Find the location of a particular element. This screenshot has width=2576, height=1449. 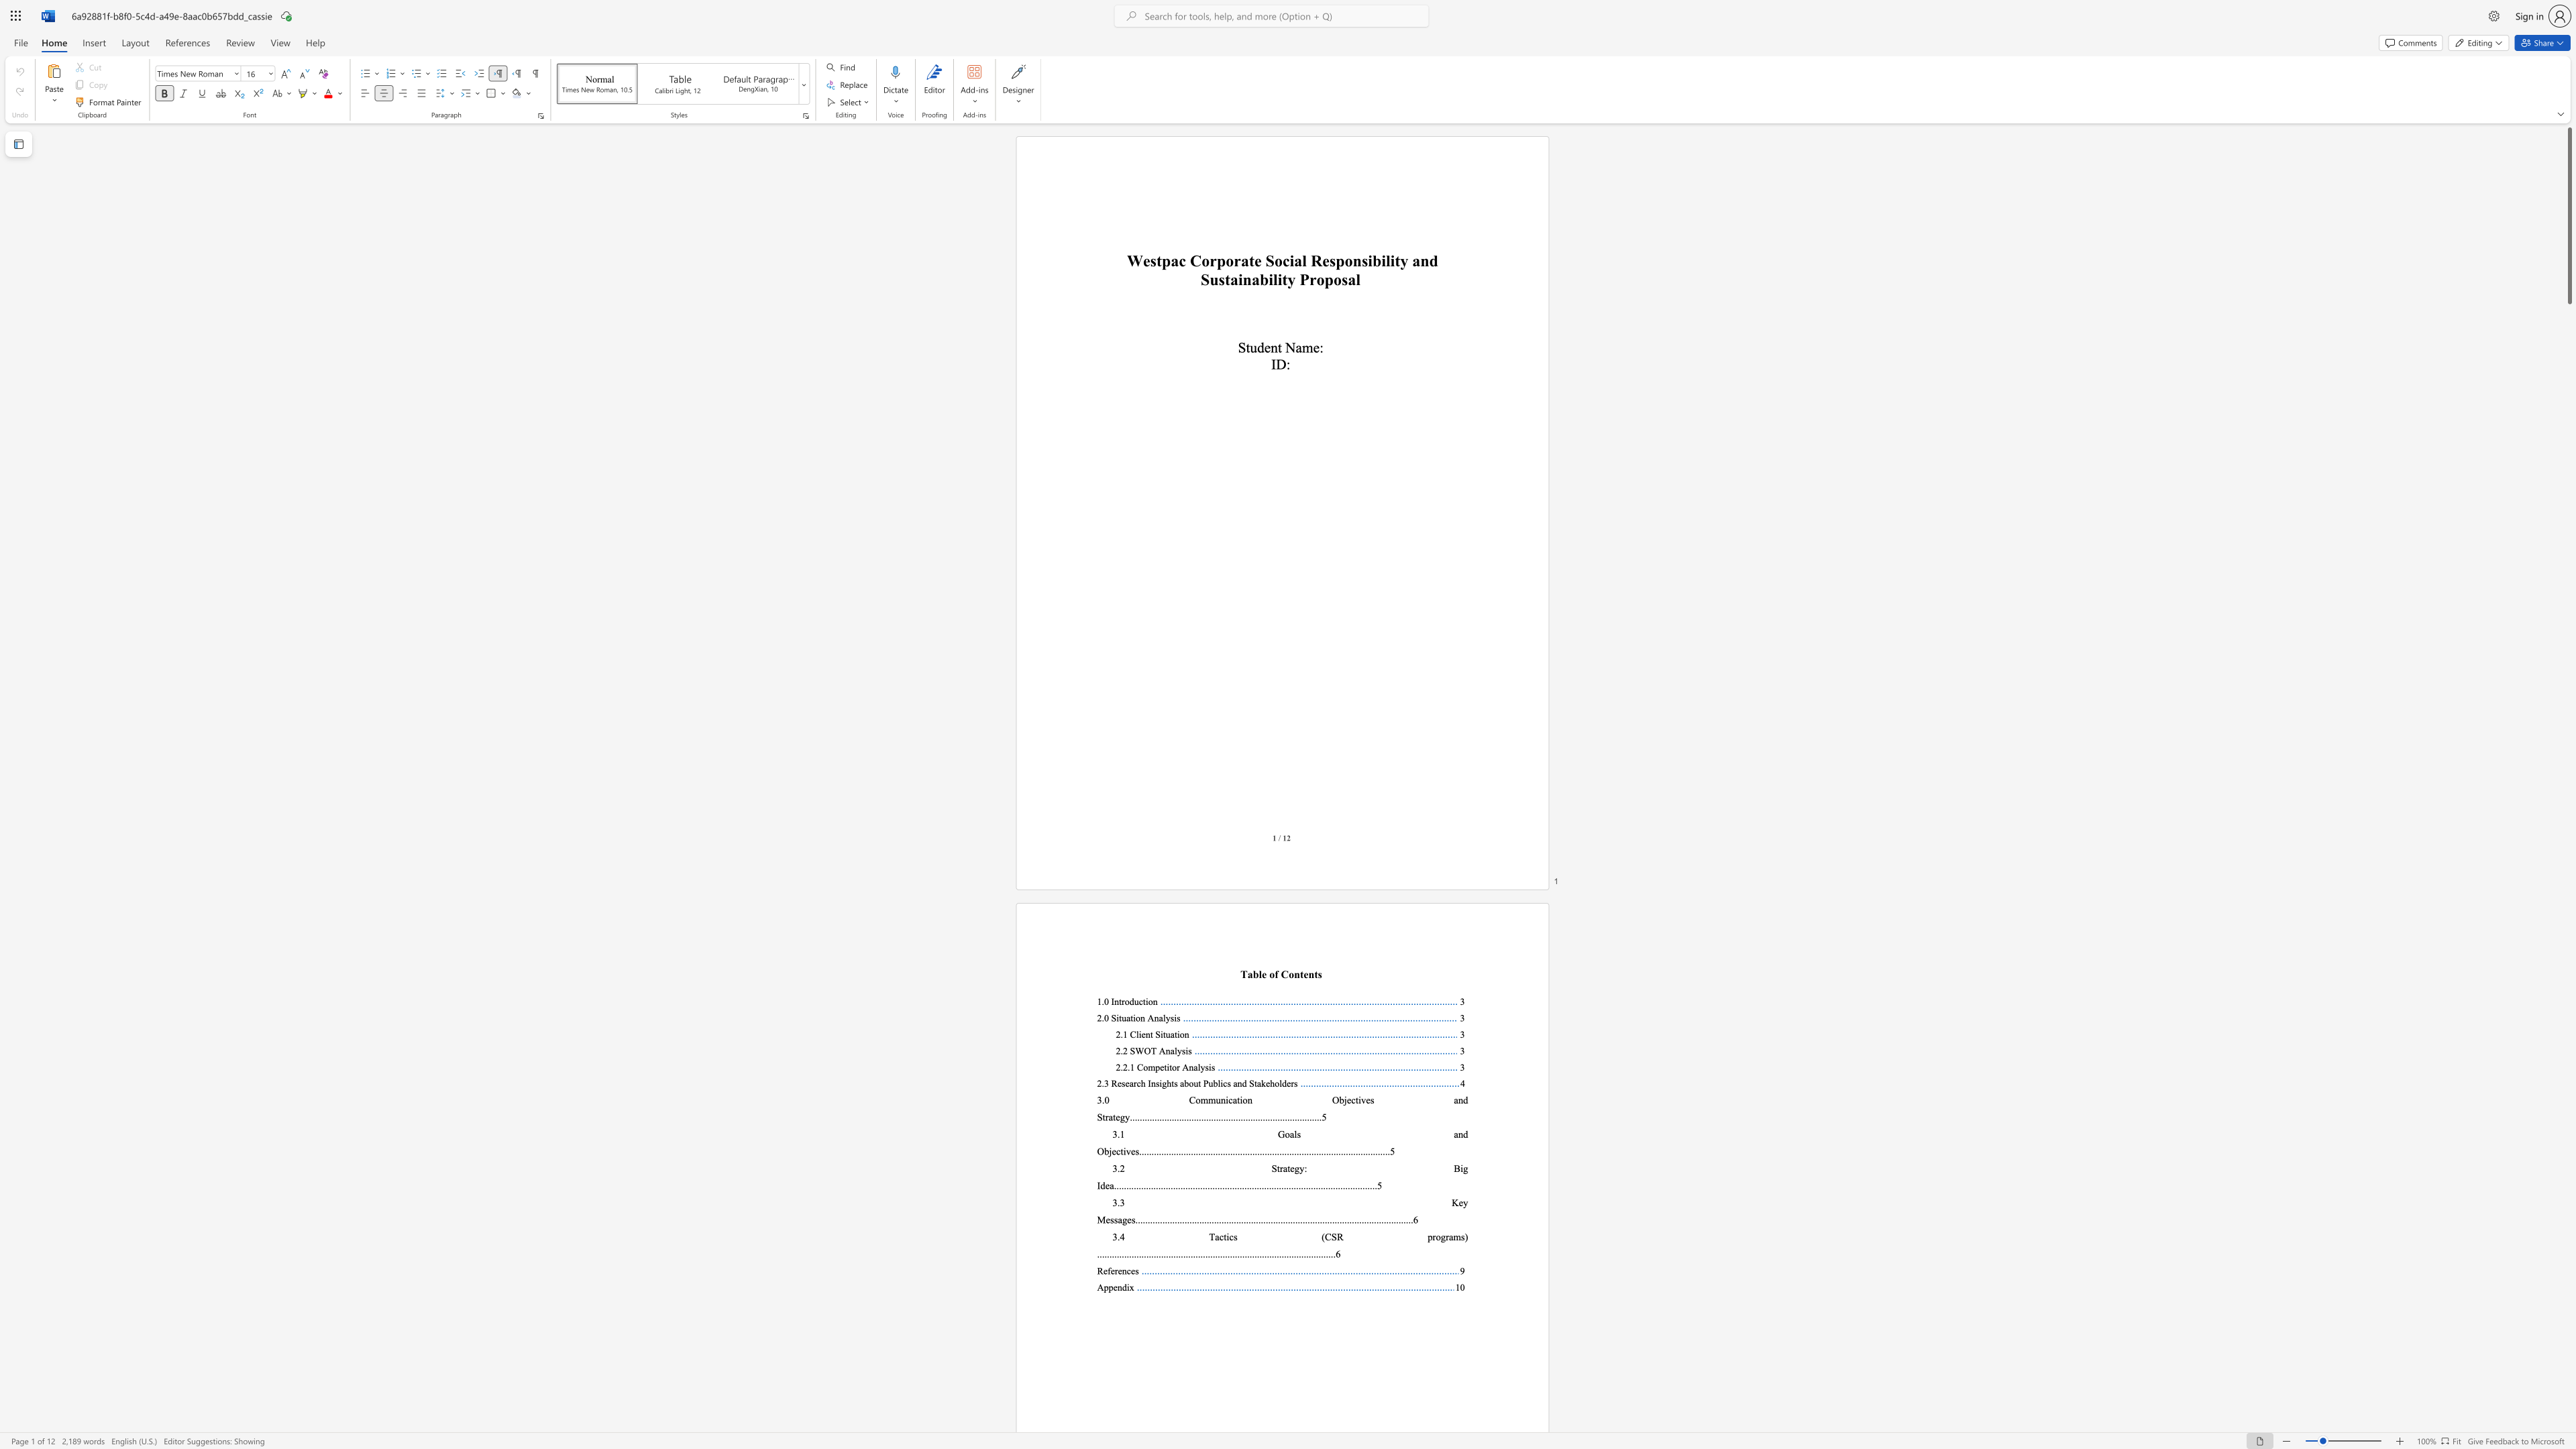

the subset text "sis" within the text "2.0 Situation Analysis" is located at coordinates (1169, 1017).